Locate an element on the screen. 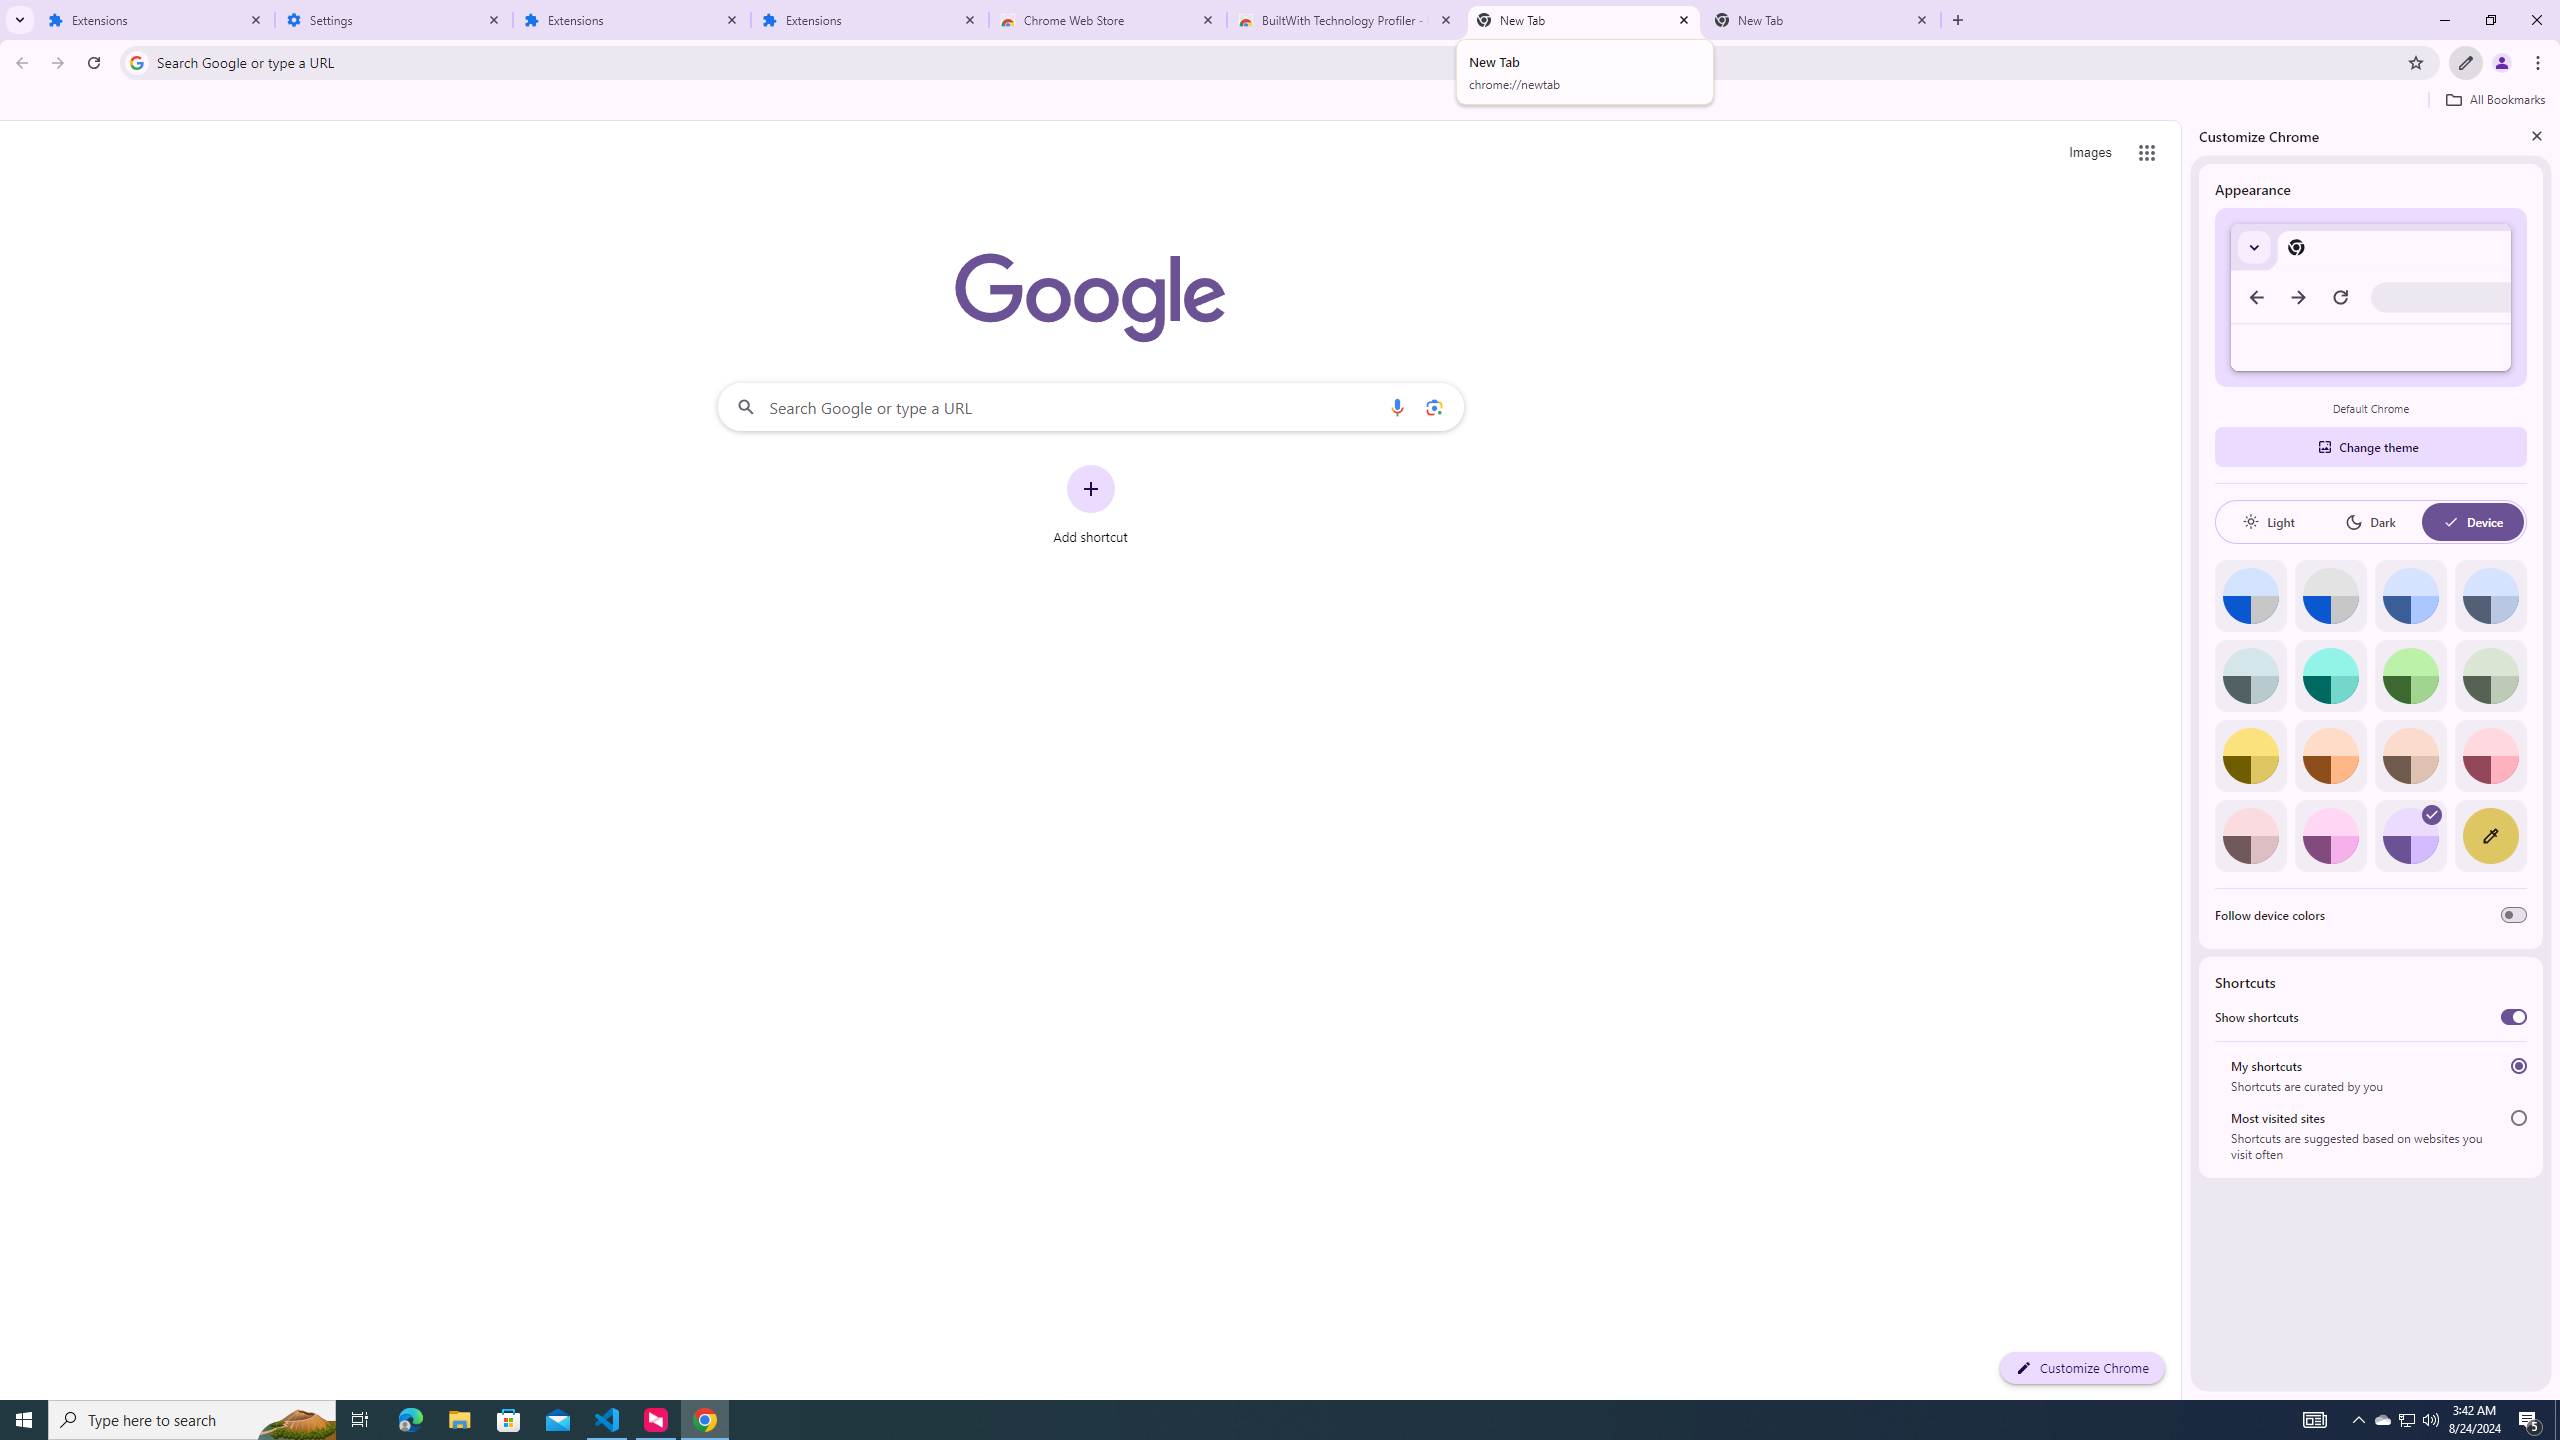 Image resolution: width=2560 pixels, height=1440 pixels. 'Side Panel Resize Handle' is located at coordinates (2185, 758).